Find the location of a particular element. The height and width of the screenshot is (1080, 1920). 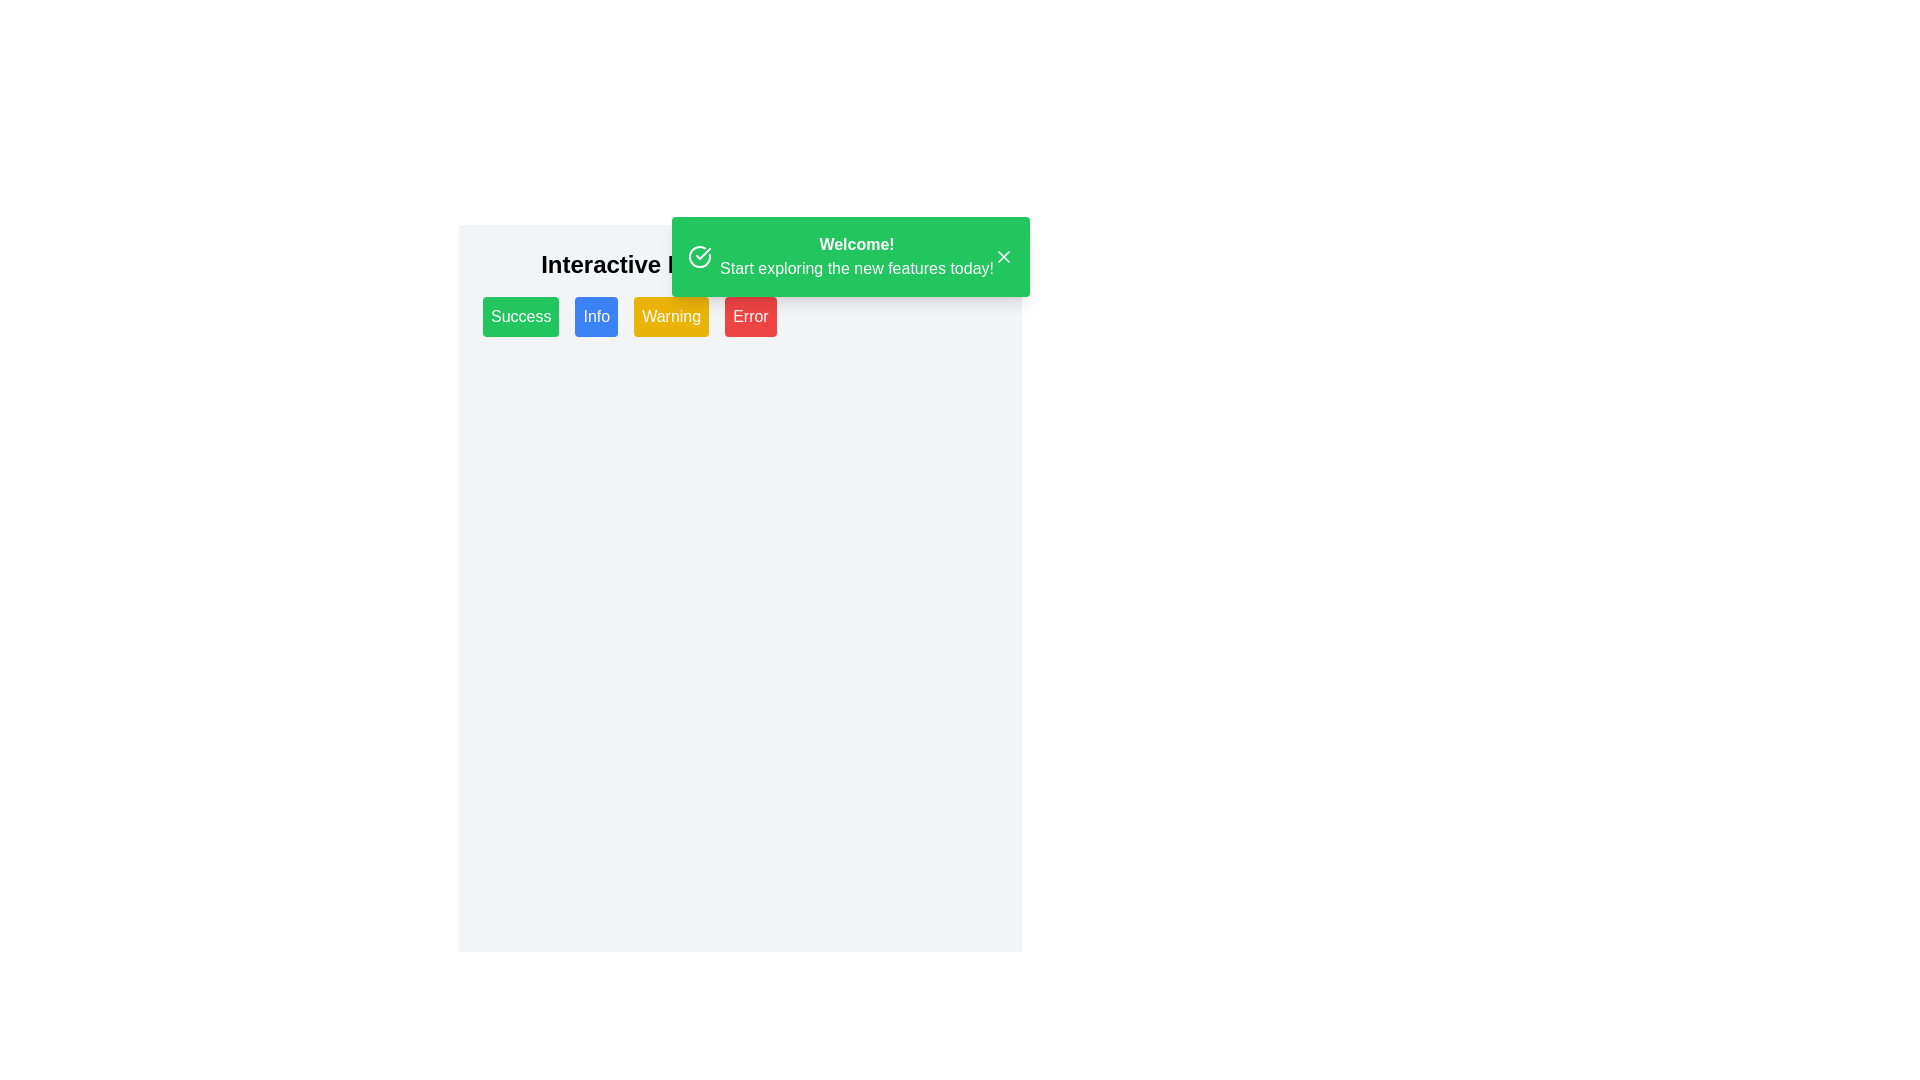

the close button located at the far right end of the green notification box containing the text 'Welcome! Start exploring the new features today!' is located at coordinates (1003, 256).